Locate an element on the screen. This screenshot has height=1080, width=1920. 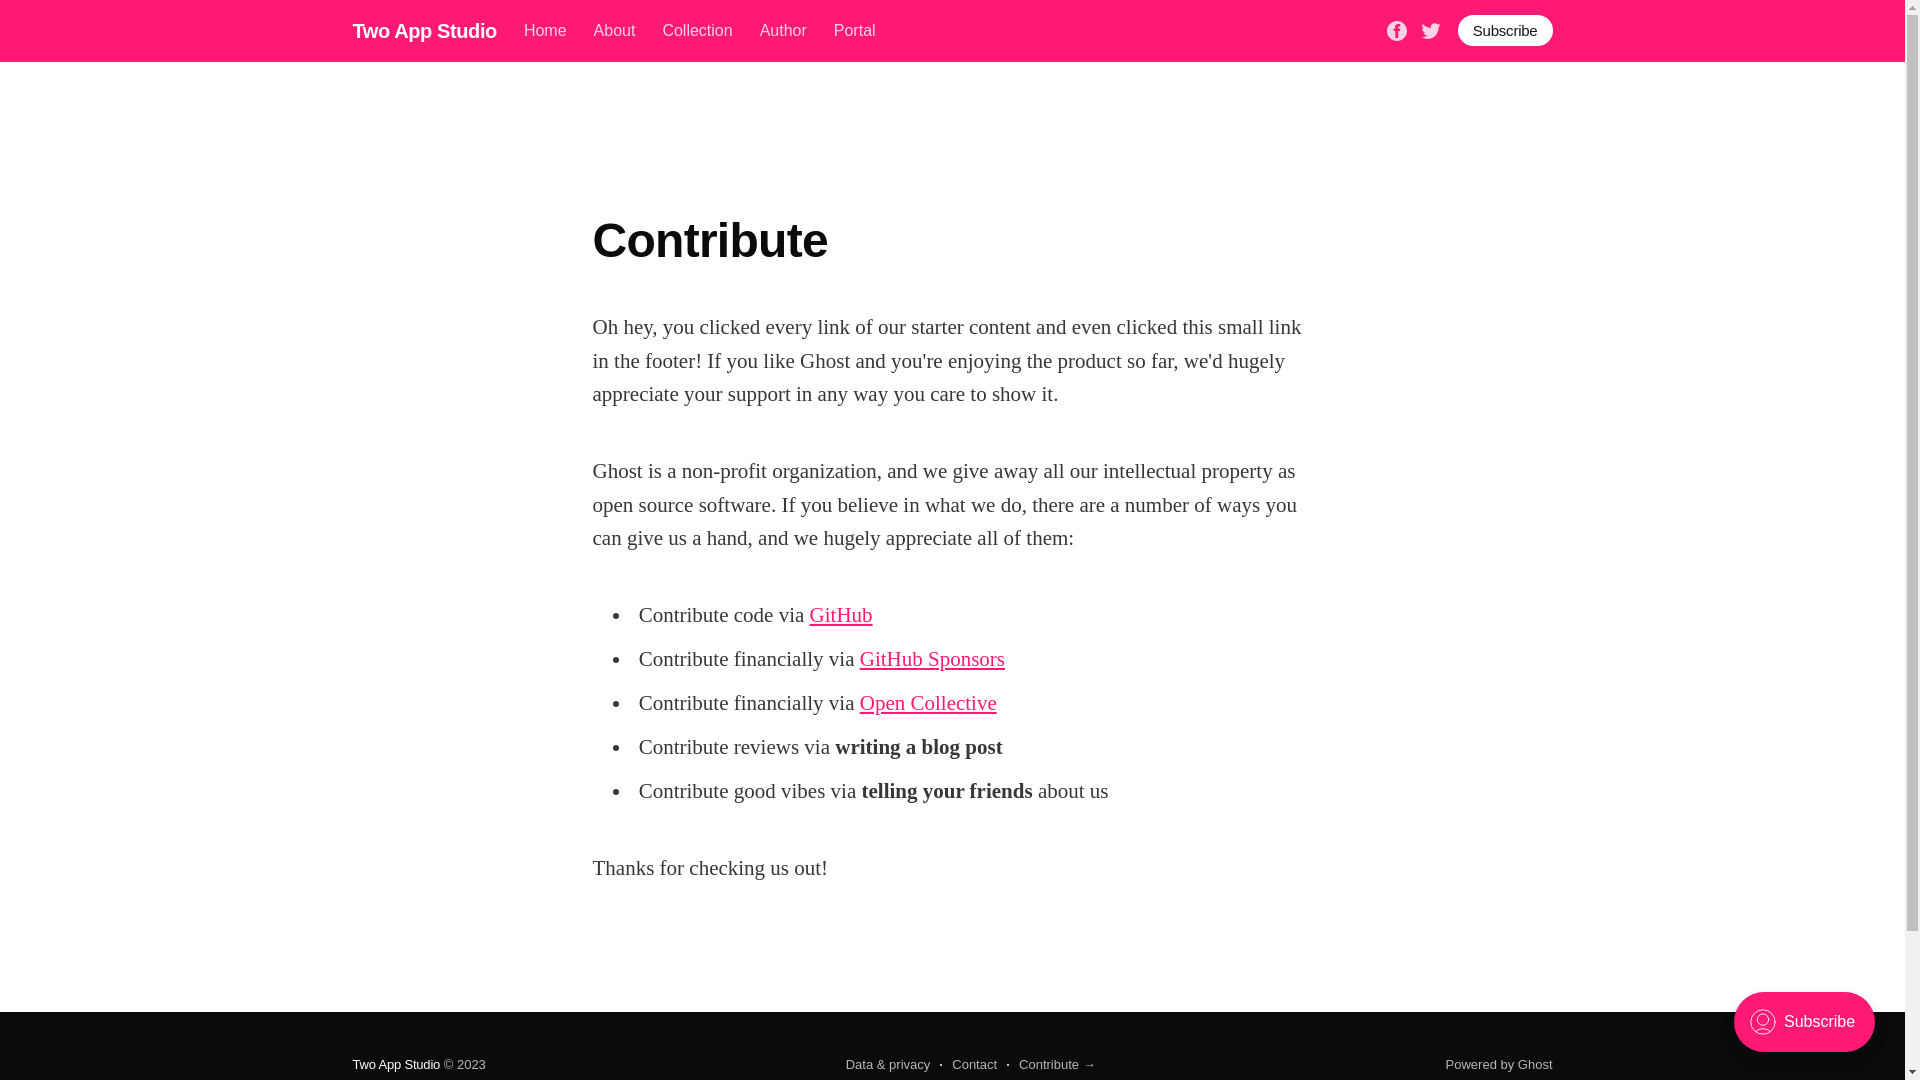
'Facebook' is located at coordinates (1395, 29).